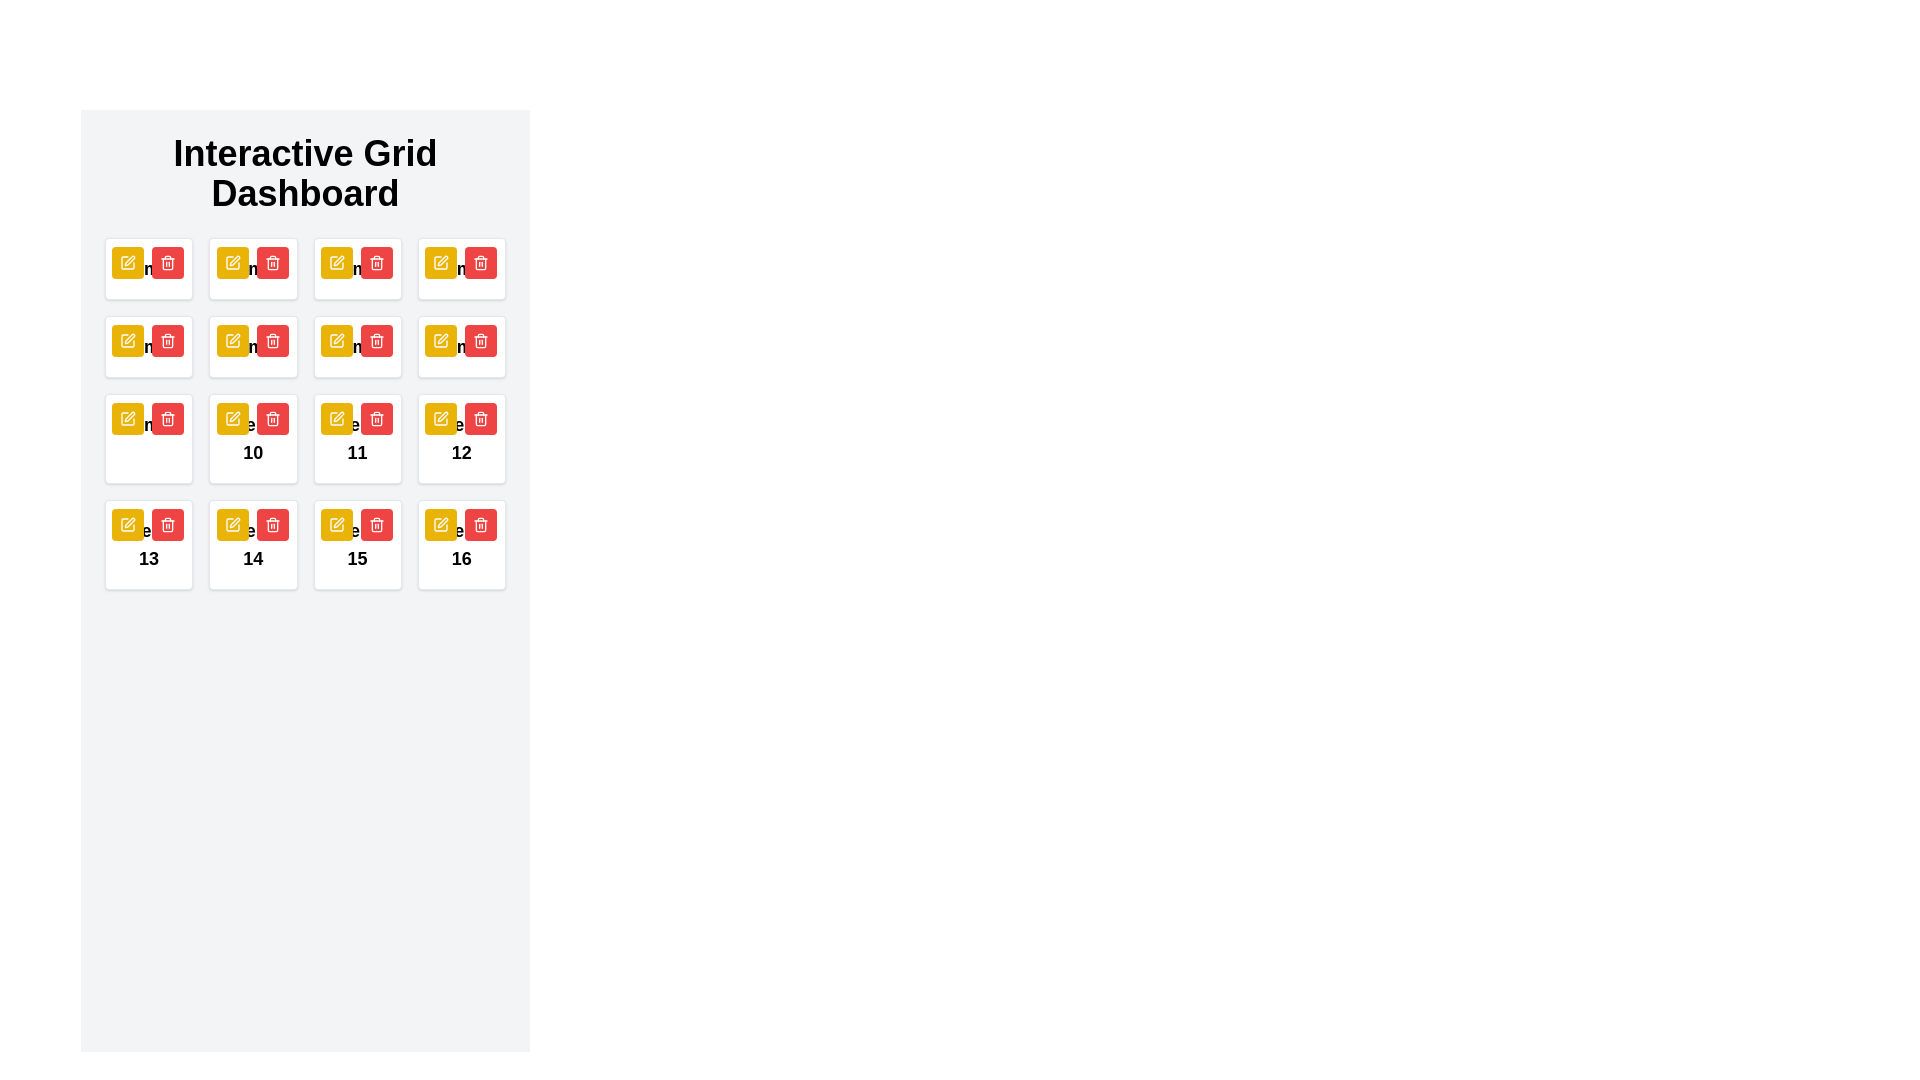 This screenshot has height=1080, width=1920. I want to click on the left editing button located at the top-right of the grid cell, so click(127, 418).